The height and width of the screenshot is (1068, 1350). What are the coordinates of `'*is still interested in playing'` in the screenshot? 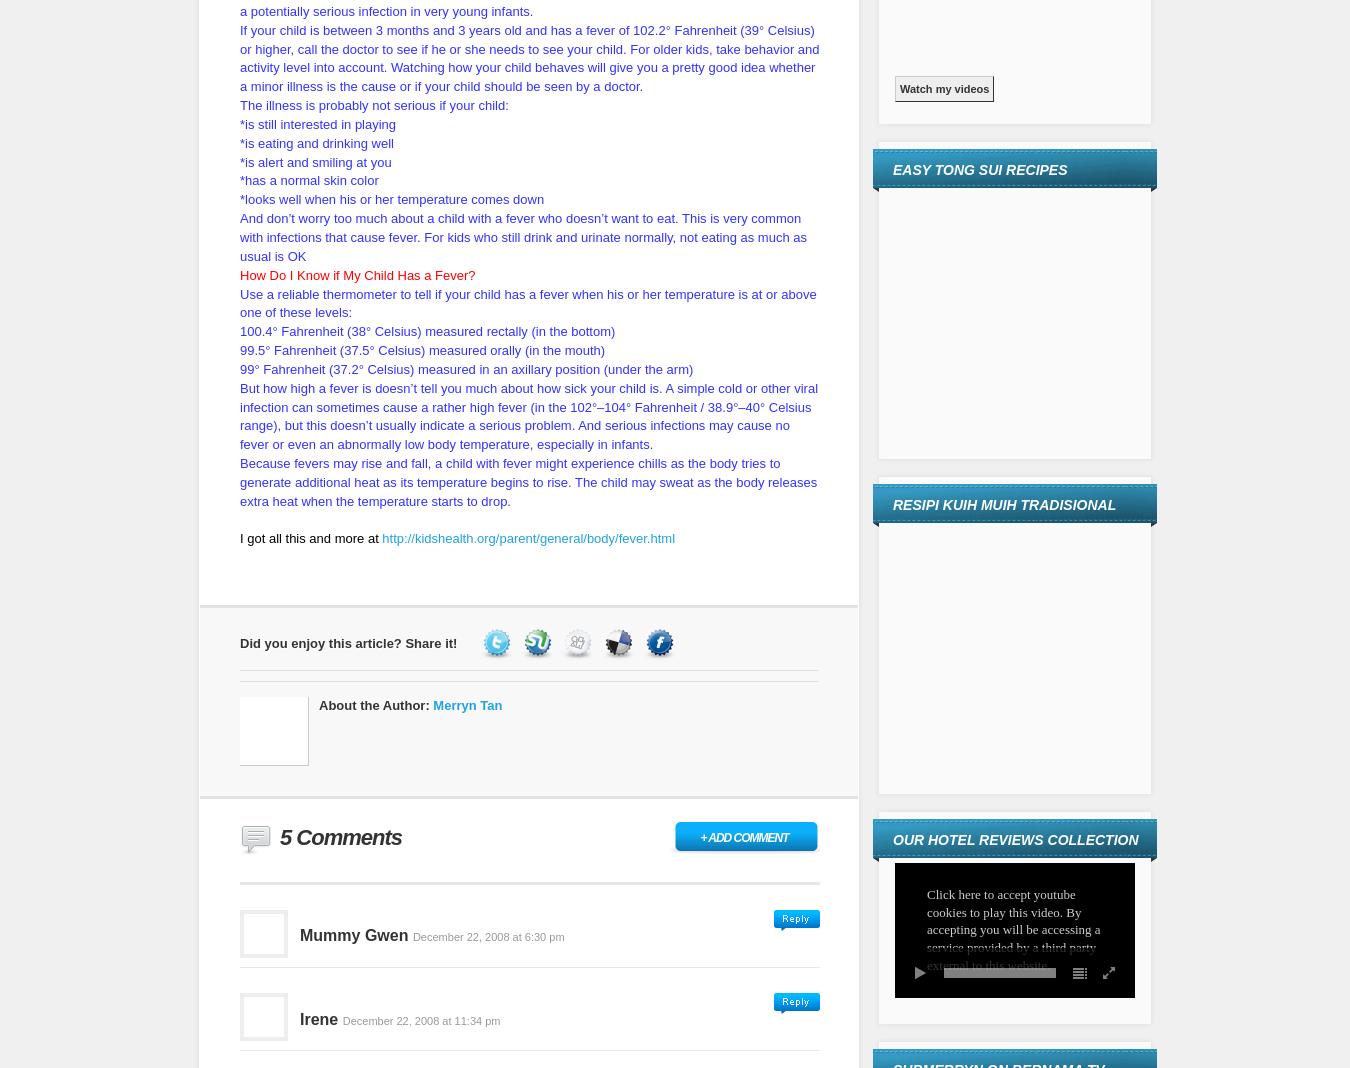 It's located at (317, 122).